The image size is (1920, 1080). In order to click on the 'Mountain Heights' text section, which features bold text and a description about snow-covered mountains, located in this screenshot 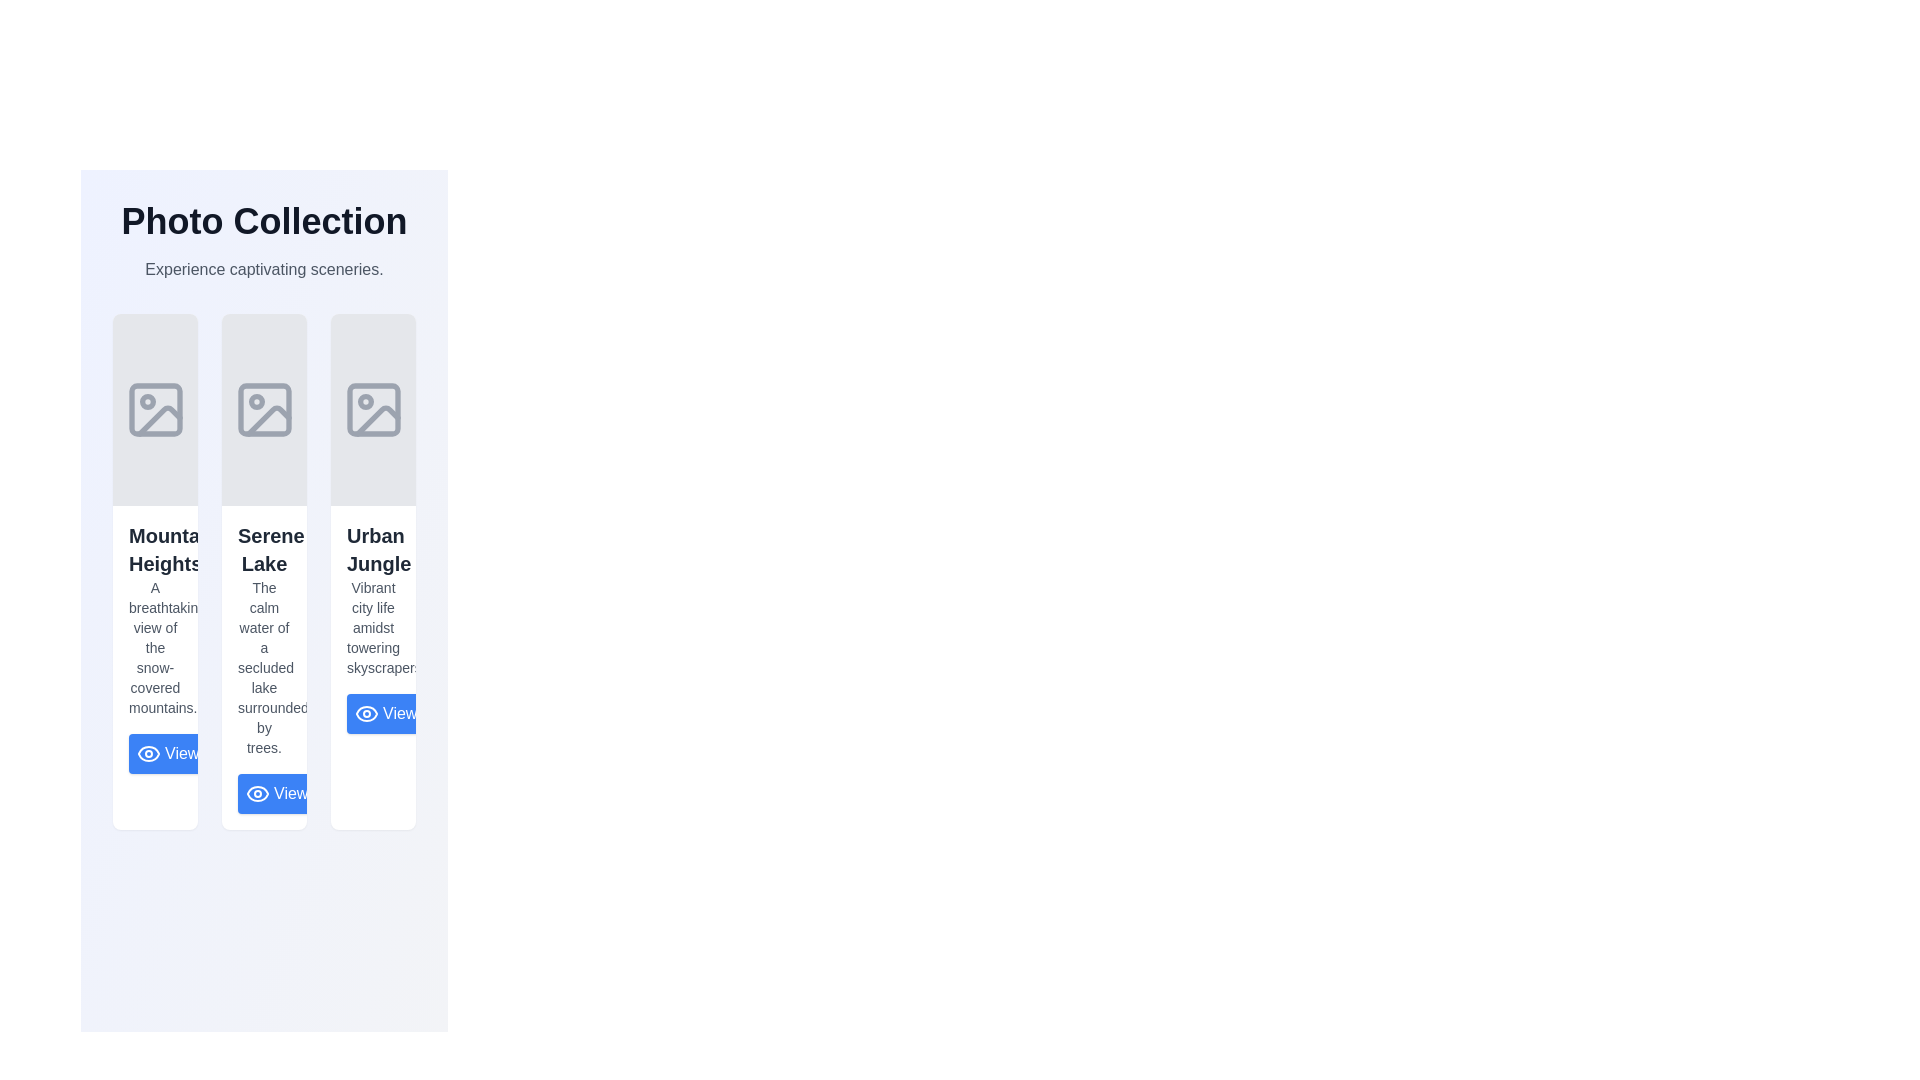, I will do `click(154, 648)`.